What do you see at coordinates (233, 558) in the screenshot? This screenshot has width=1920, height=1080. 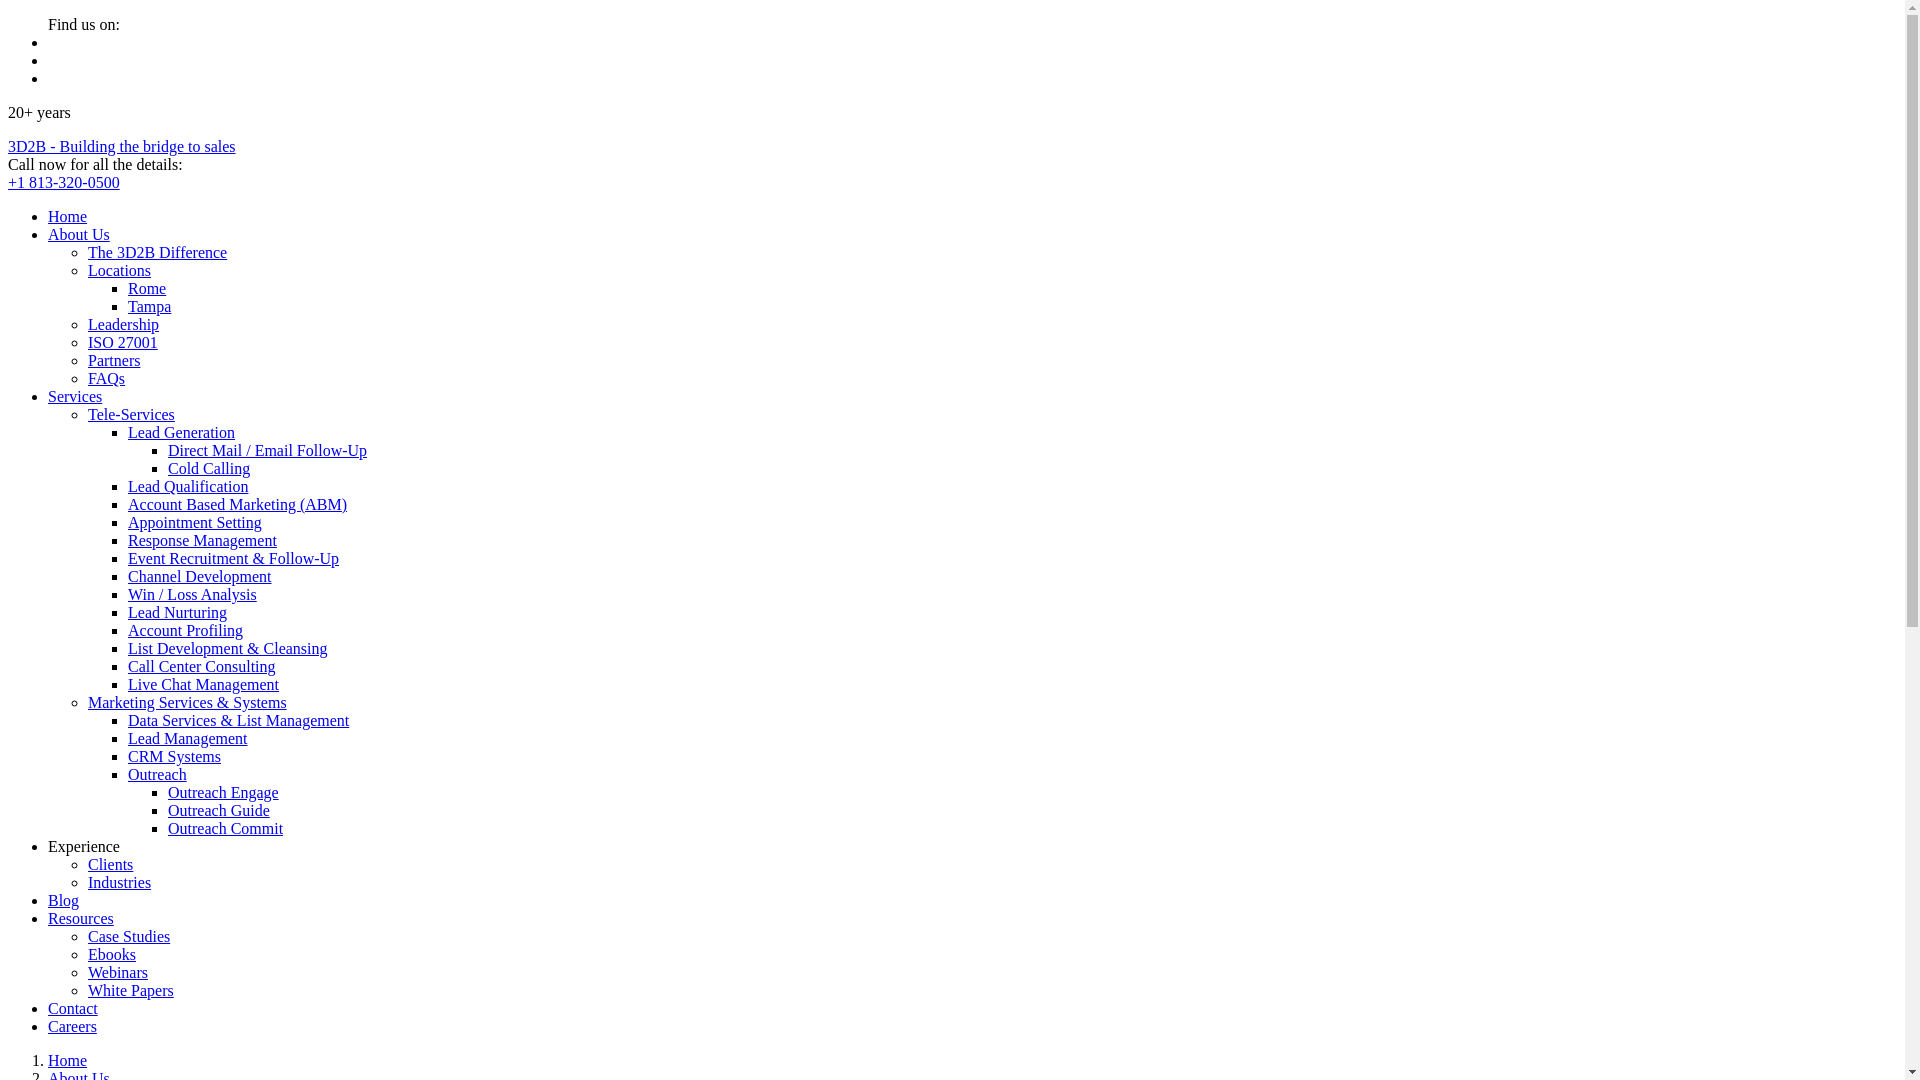 I see `'Event Recruitment & Follow-Up'` at bounding box center [233, 558].